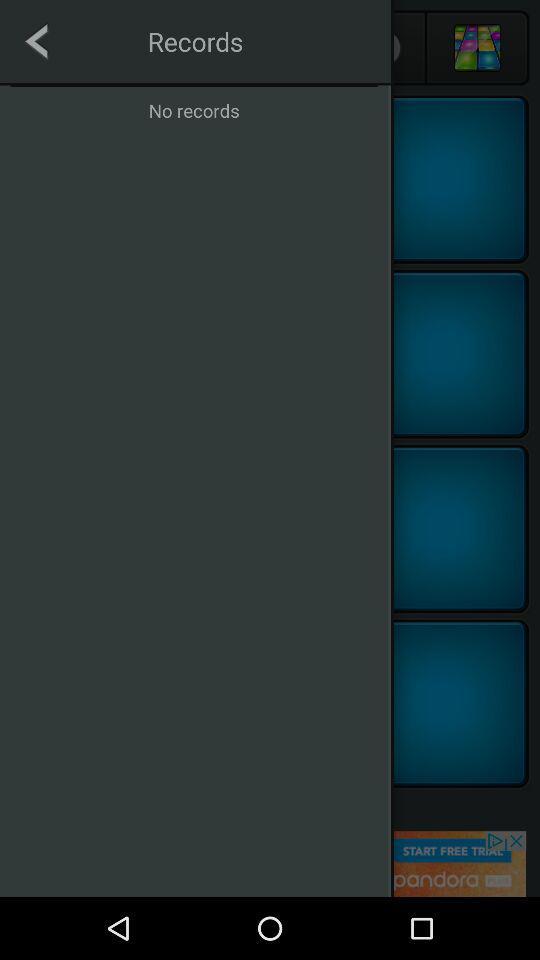  What do you see at coordinates (62, 47) in the screenshot?
I see `the arrow_backward icon` at bounding box center [62, 47].